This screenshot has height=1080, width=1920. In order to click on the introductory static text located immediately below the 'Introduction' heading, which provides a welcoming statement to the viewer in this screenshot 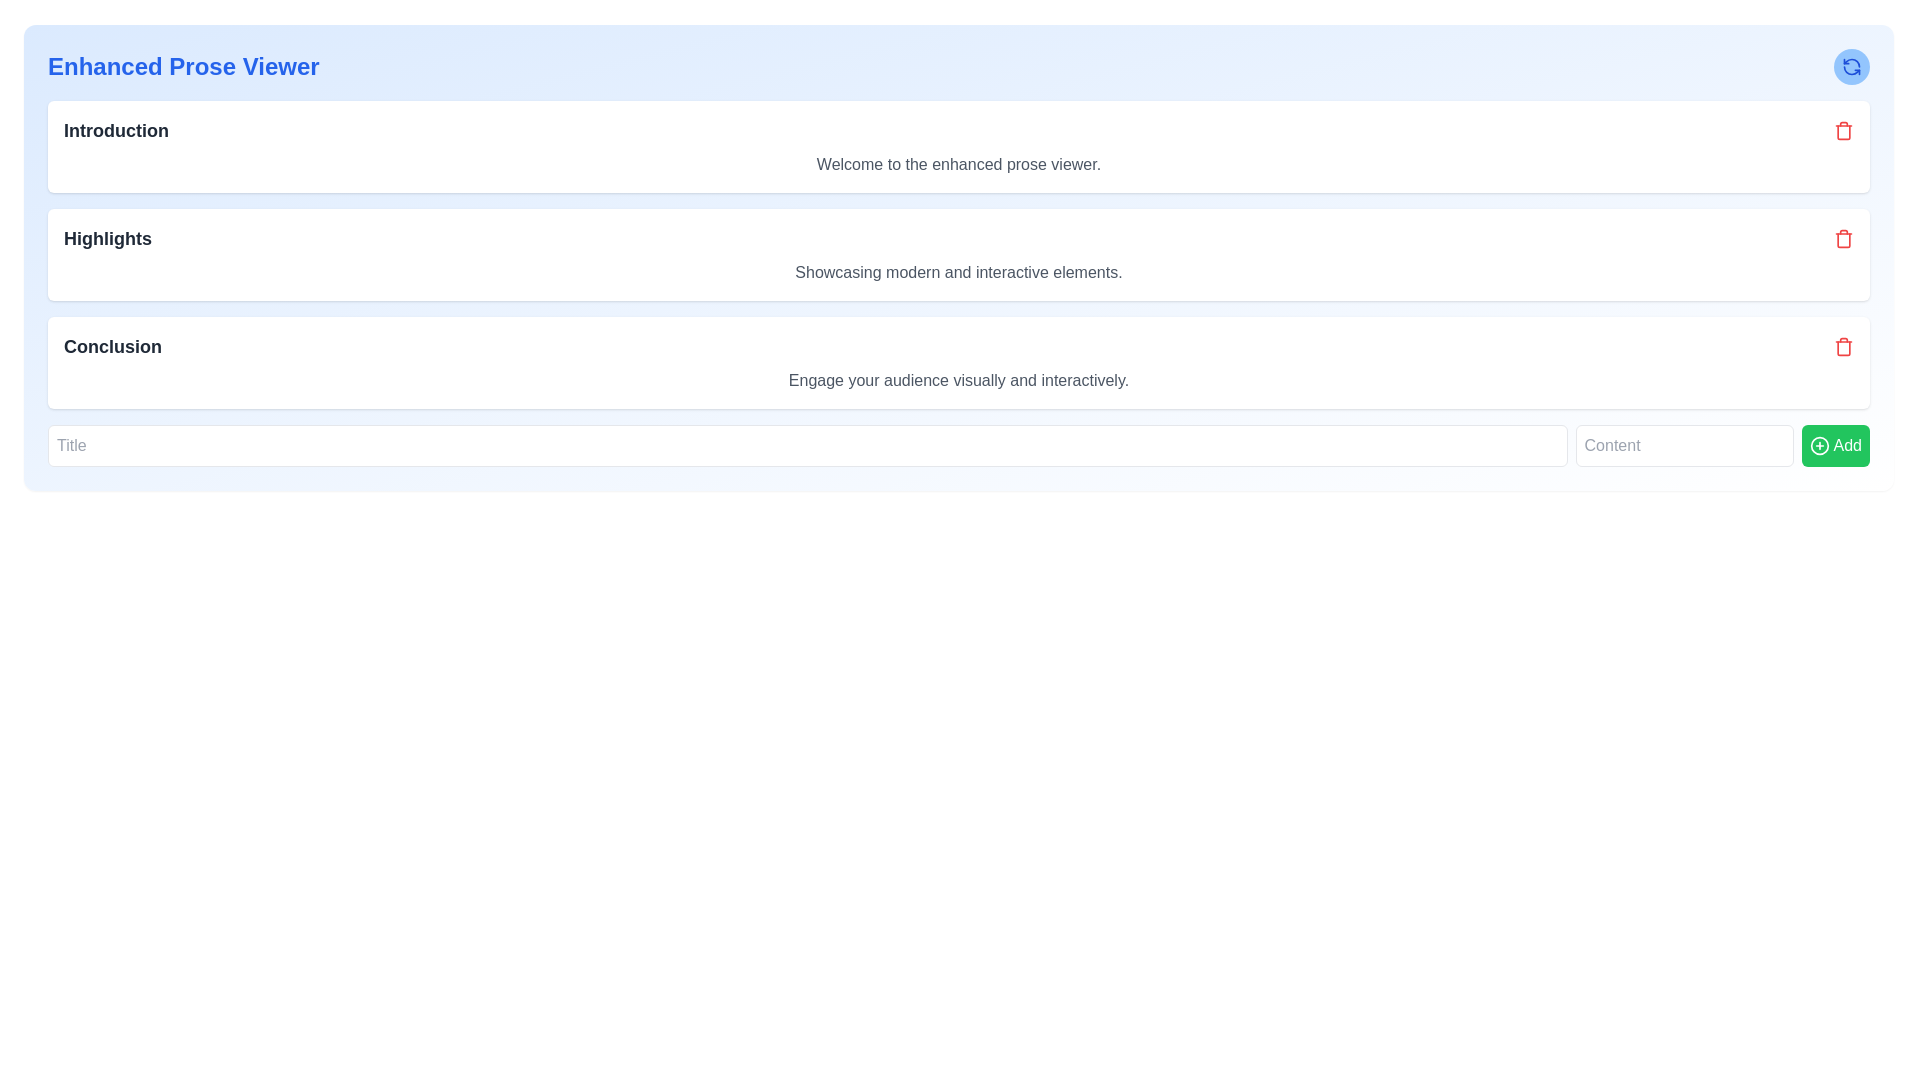, I will do `click(958, 164)`.